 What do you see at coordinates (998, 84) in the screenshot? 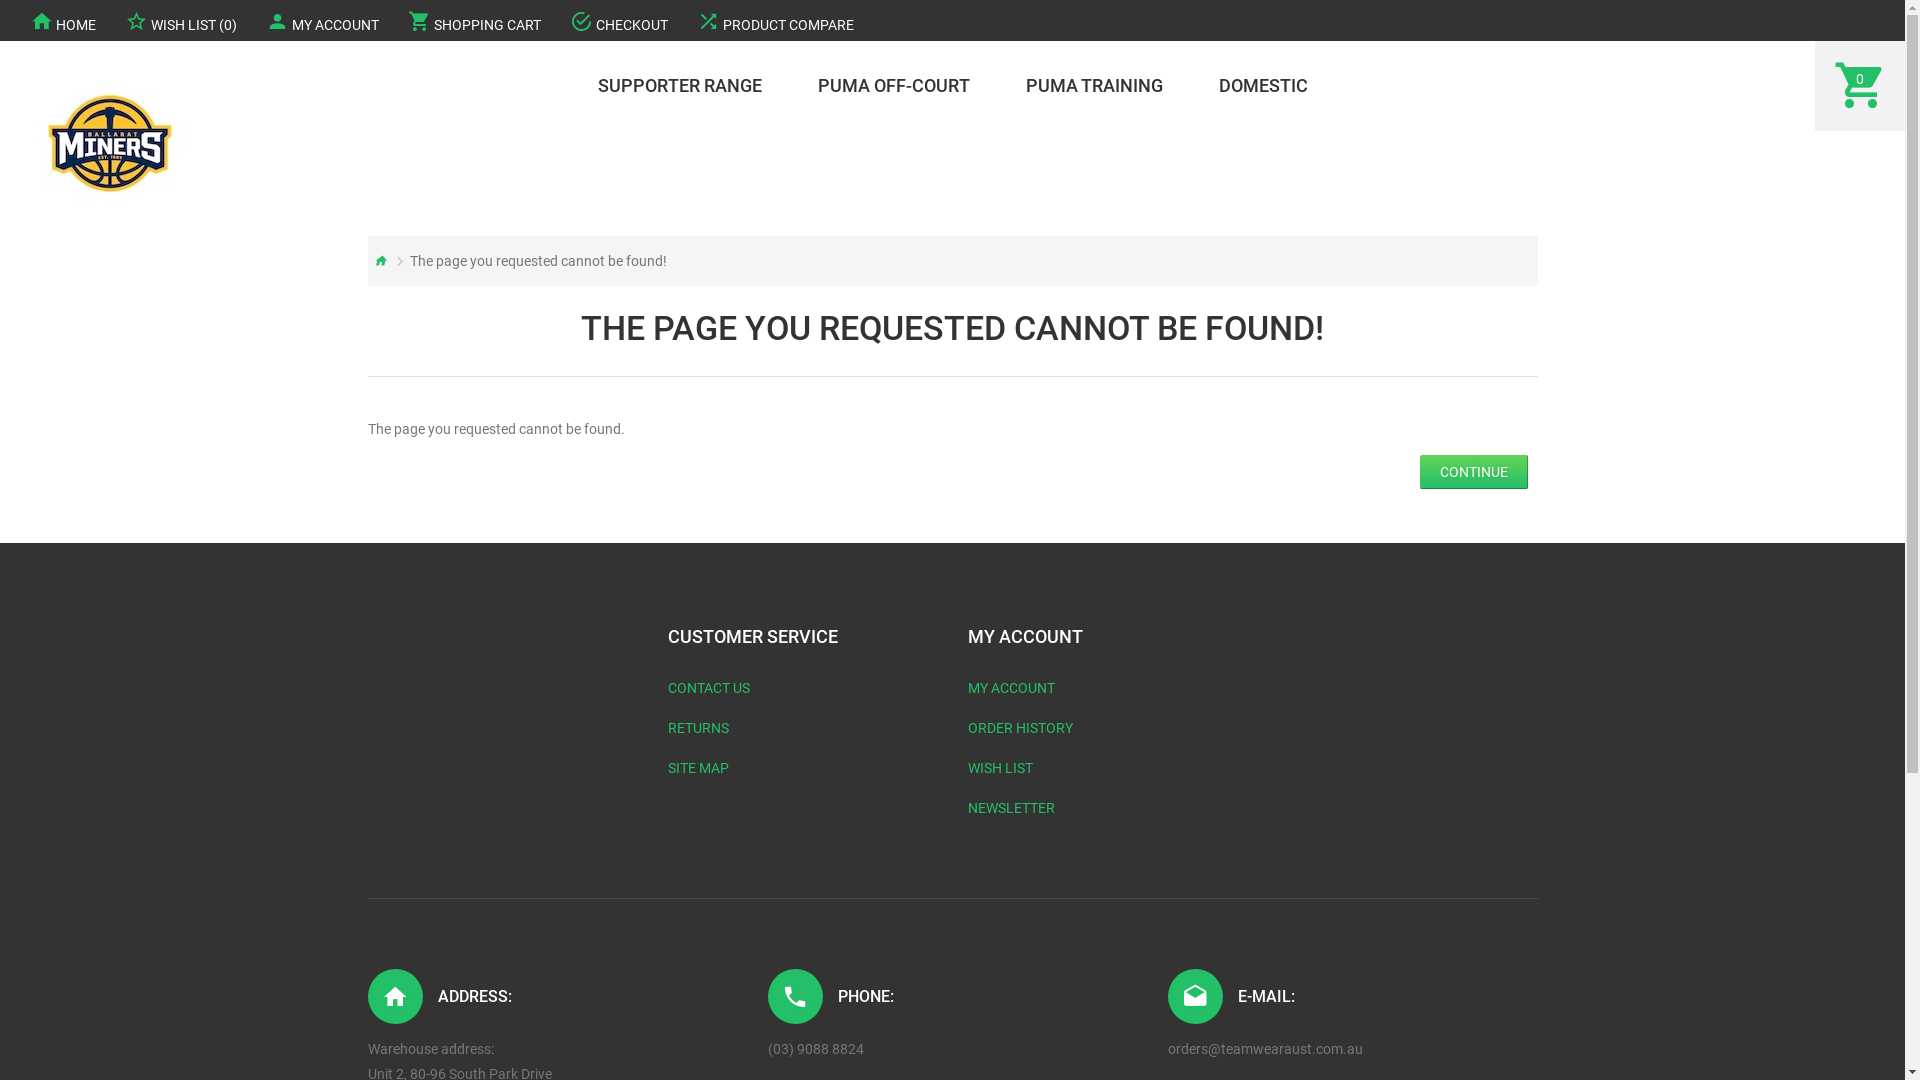
I see `'PUMA TRAINING'` at bounding box center [998, 84].